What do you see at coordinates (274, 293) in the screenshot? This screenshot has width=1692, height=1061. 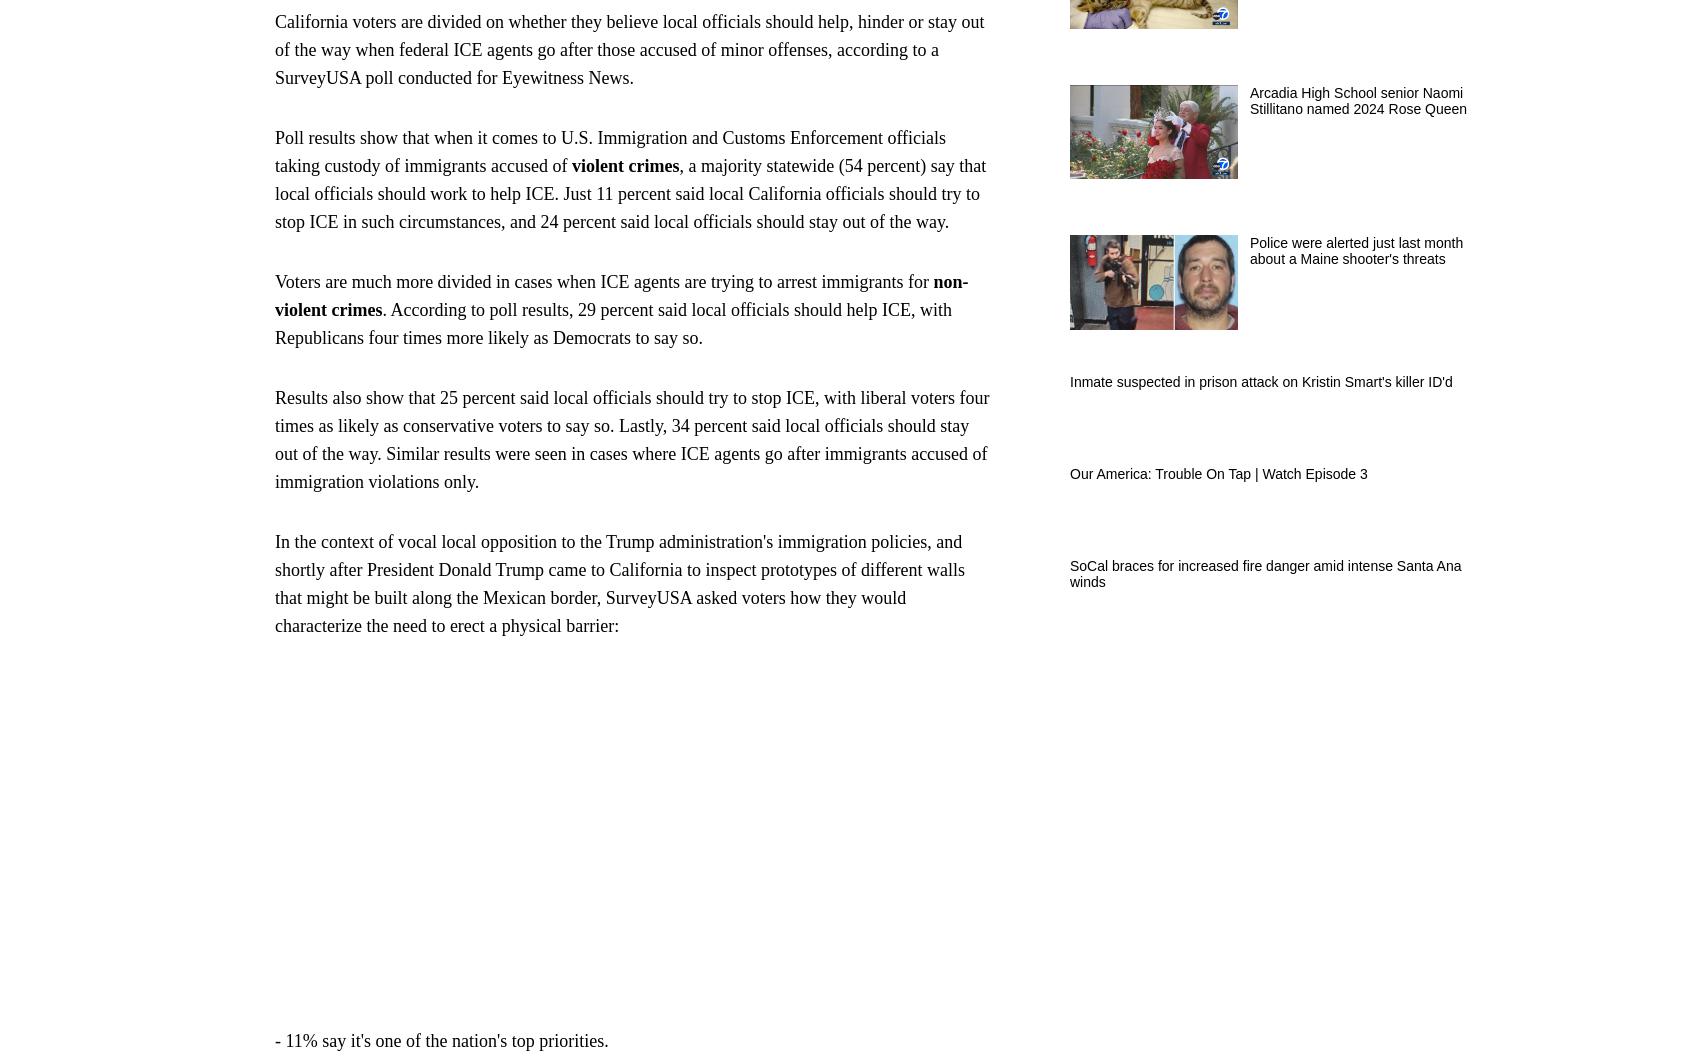 I see `'non-violent crimes'` at bounding box center [274, 293].